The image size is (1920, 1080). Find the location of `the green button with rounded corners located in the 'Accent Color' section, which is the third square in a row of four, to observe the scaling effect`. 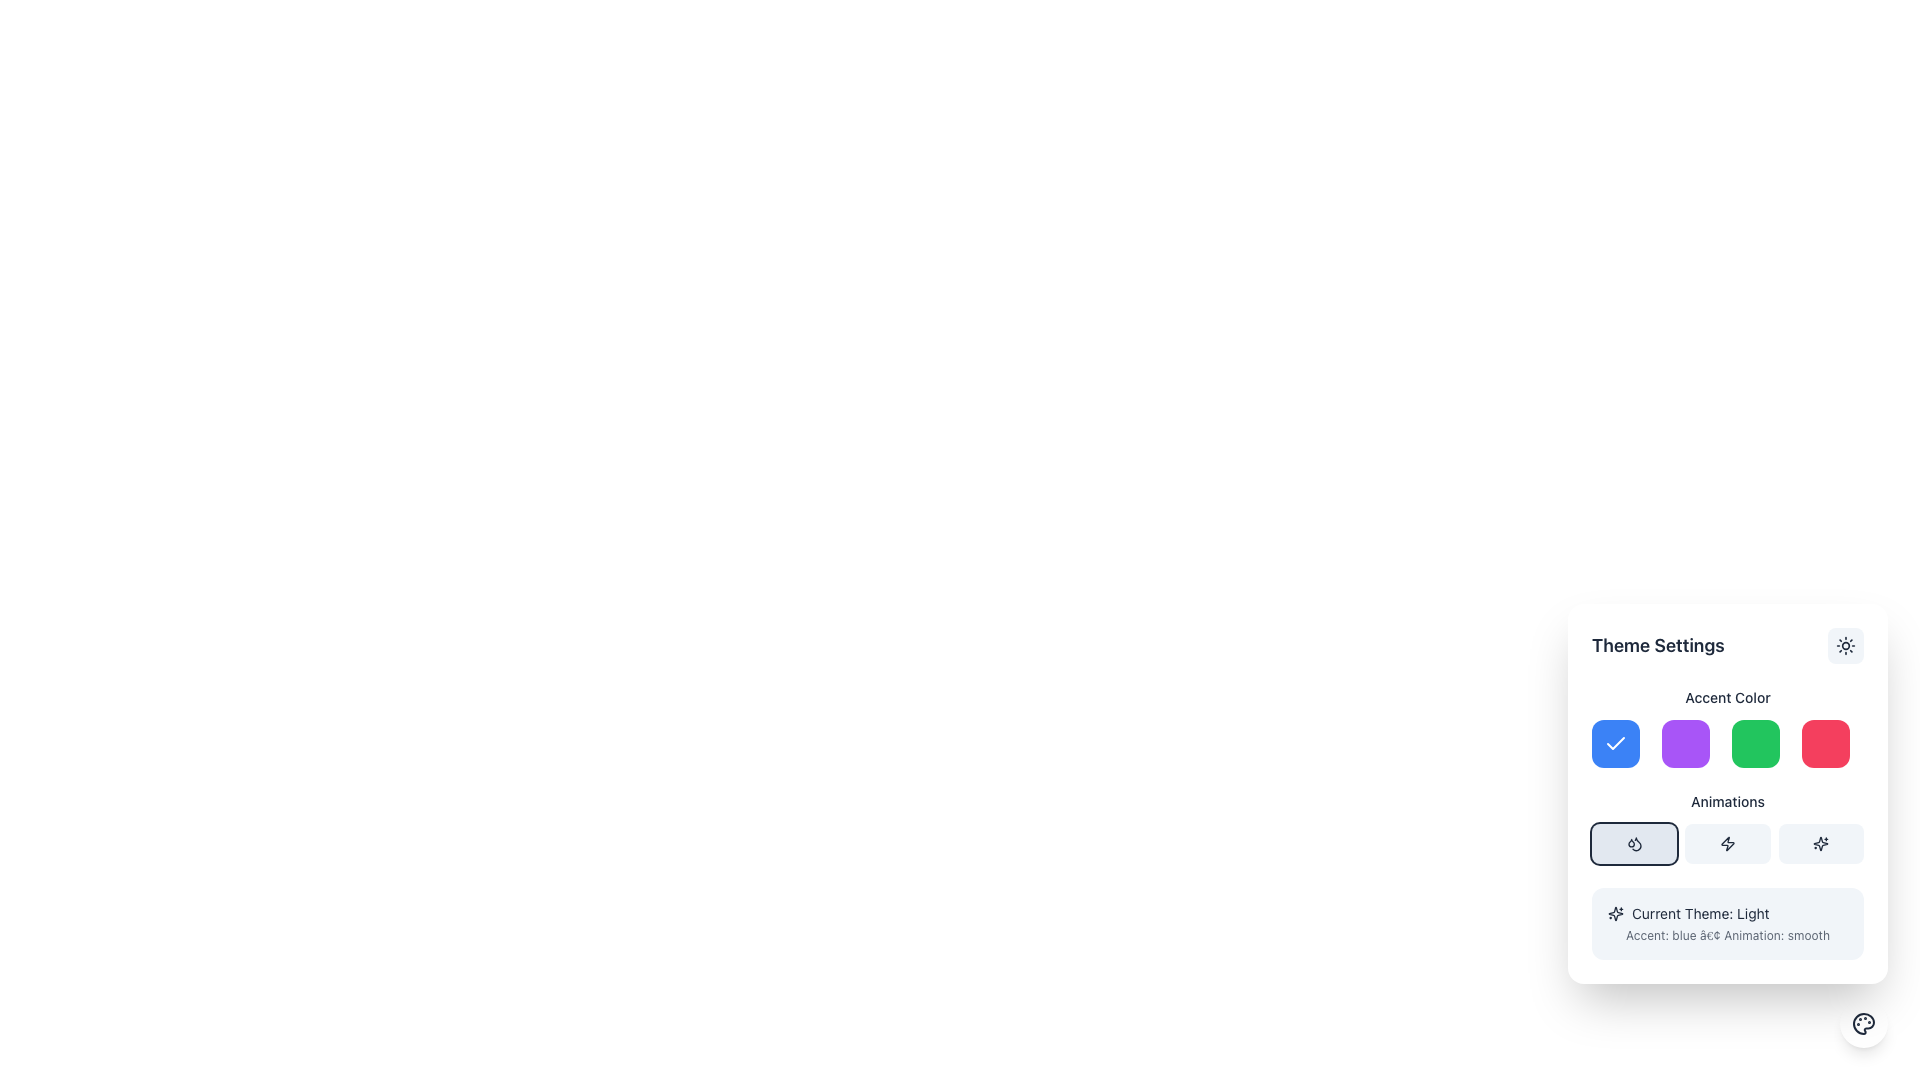

the green button with rounded corners located in the 'Accent Color' section, which is the third square in a row of four, to observe the scaling effect is located at coordinates (1755, 744).